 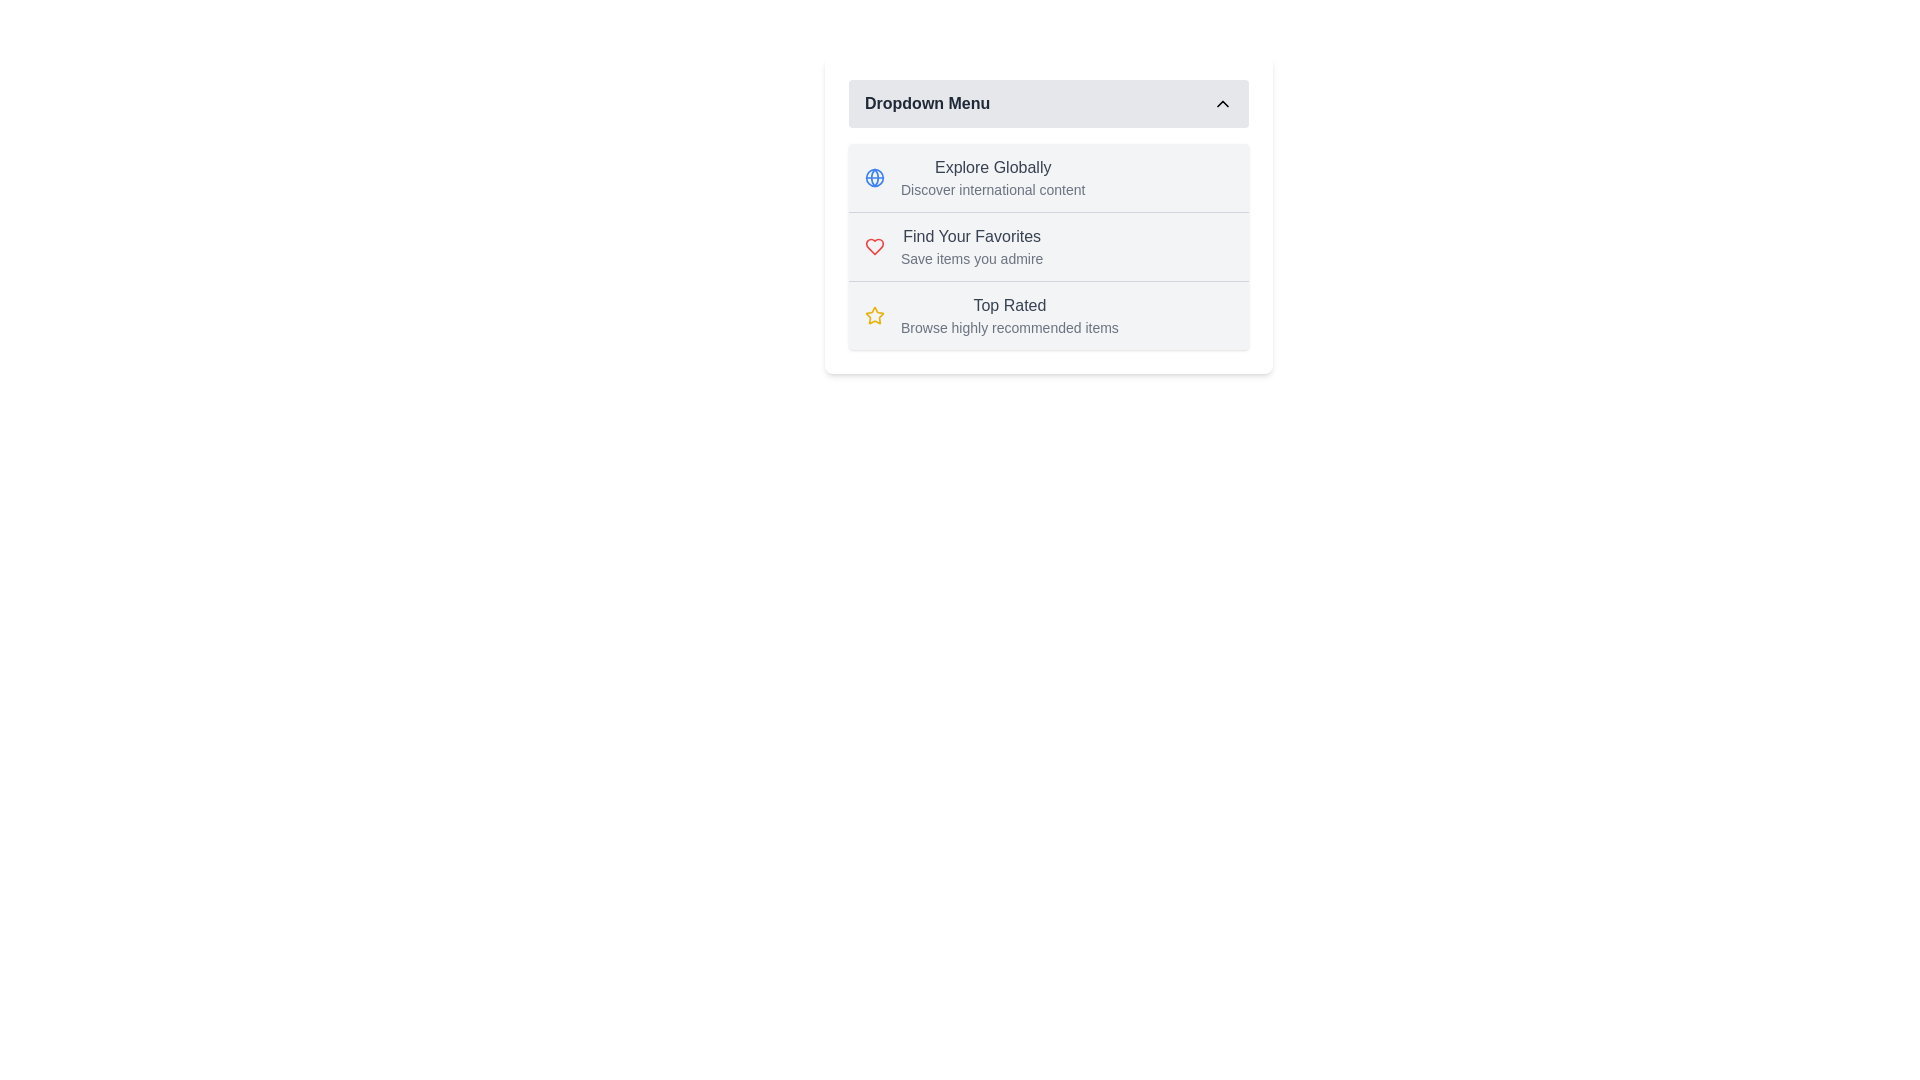 I want to click on the 'Top Rated' menu item, which features a star icon and is the third item in the vertical dropdown menu, so click(x=1048, y=315).